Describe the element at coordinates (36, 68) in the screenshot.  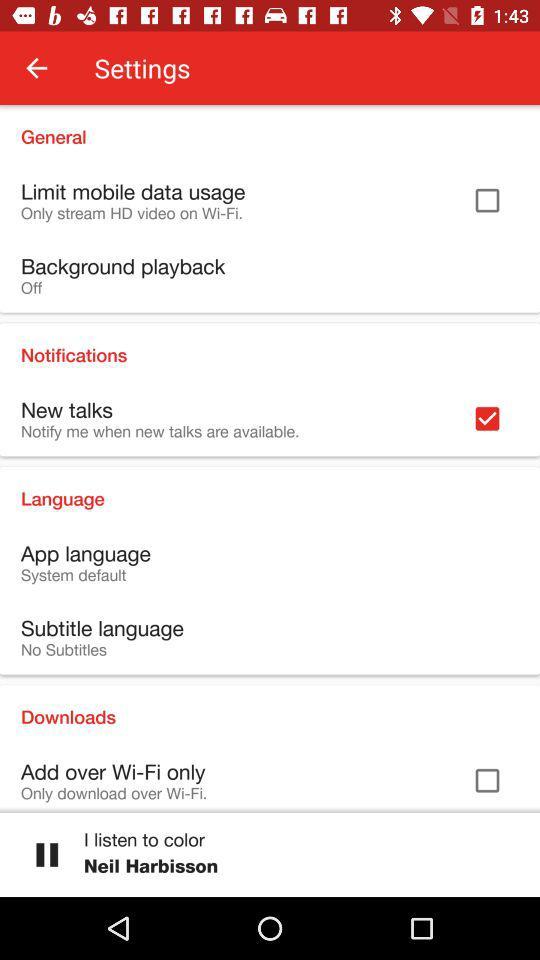
I see `the icon to the left of settings` at that location.